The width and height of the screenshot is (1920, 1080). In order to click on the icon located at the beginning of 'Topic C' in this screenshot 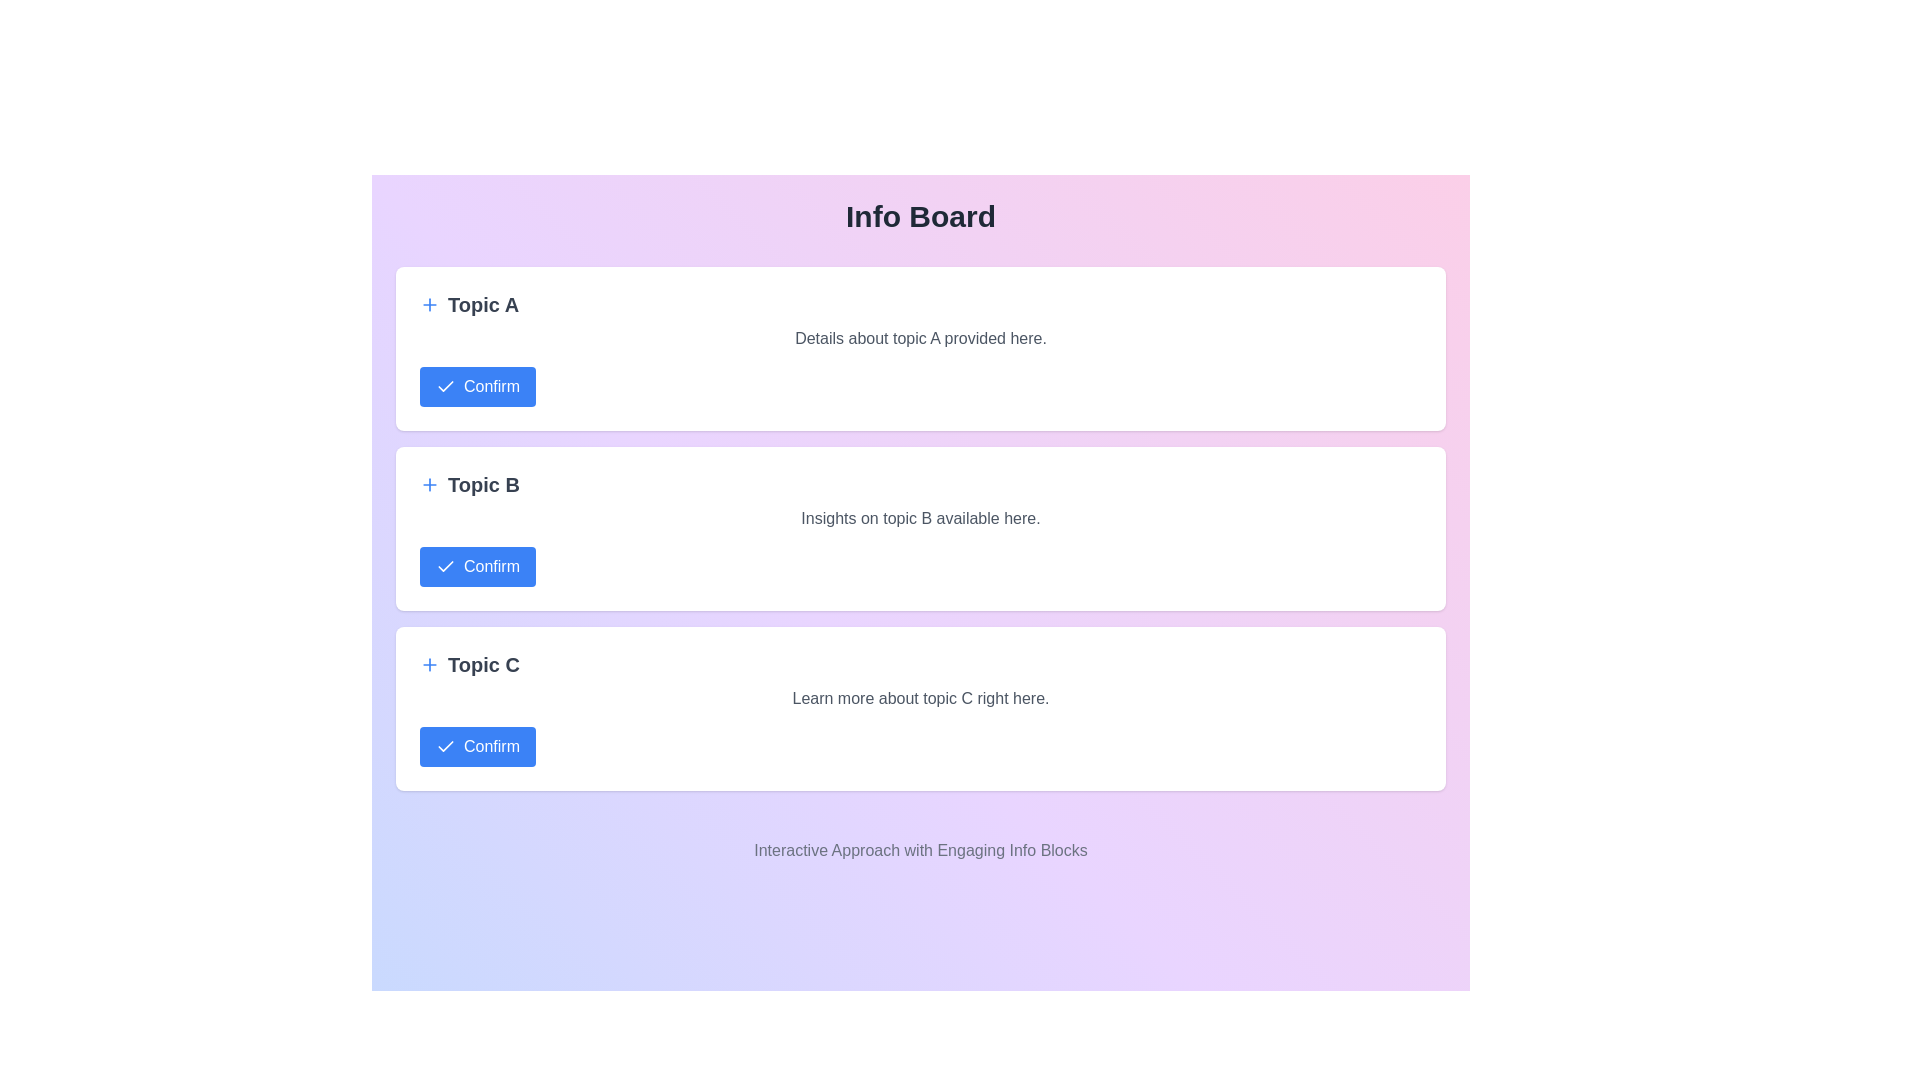, I will do `click(429, 664)`.